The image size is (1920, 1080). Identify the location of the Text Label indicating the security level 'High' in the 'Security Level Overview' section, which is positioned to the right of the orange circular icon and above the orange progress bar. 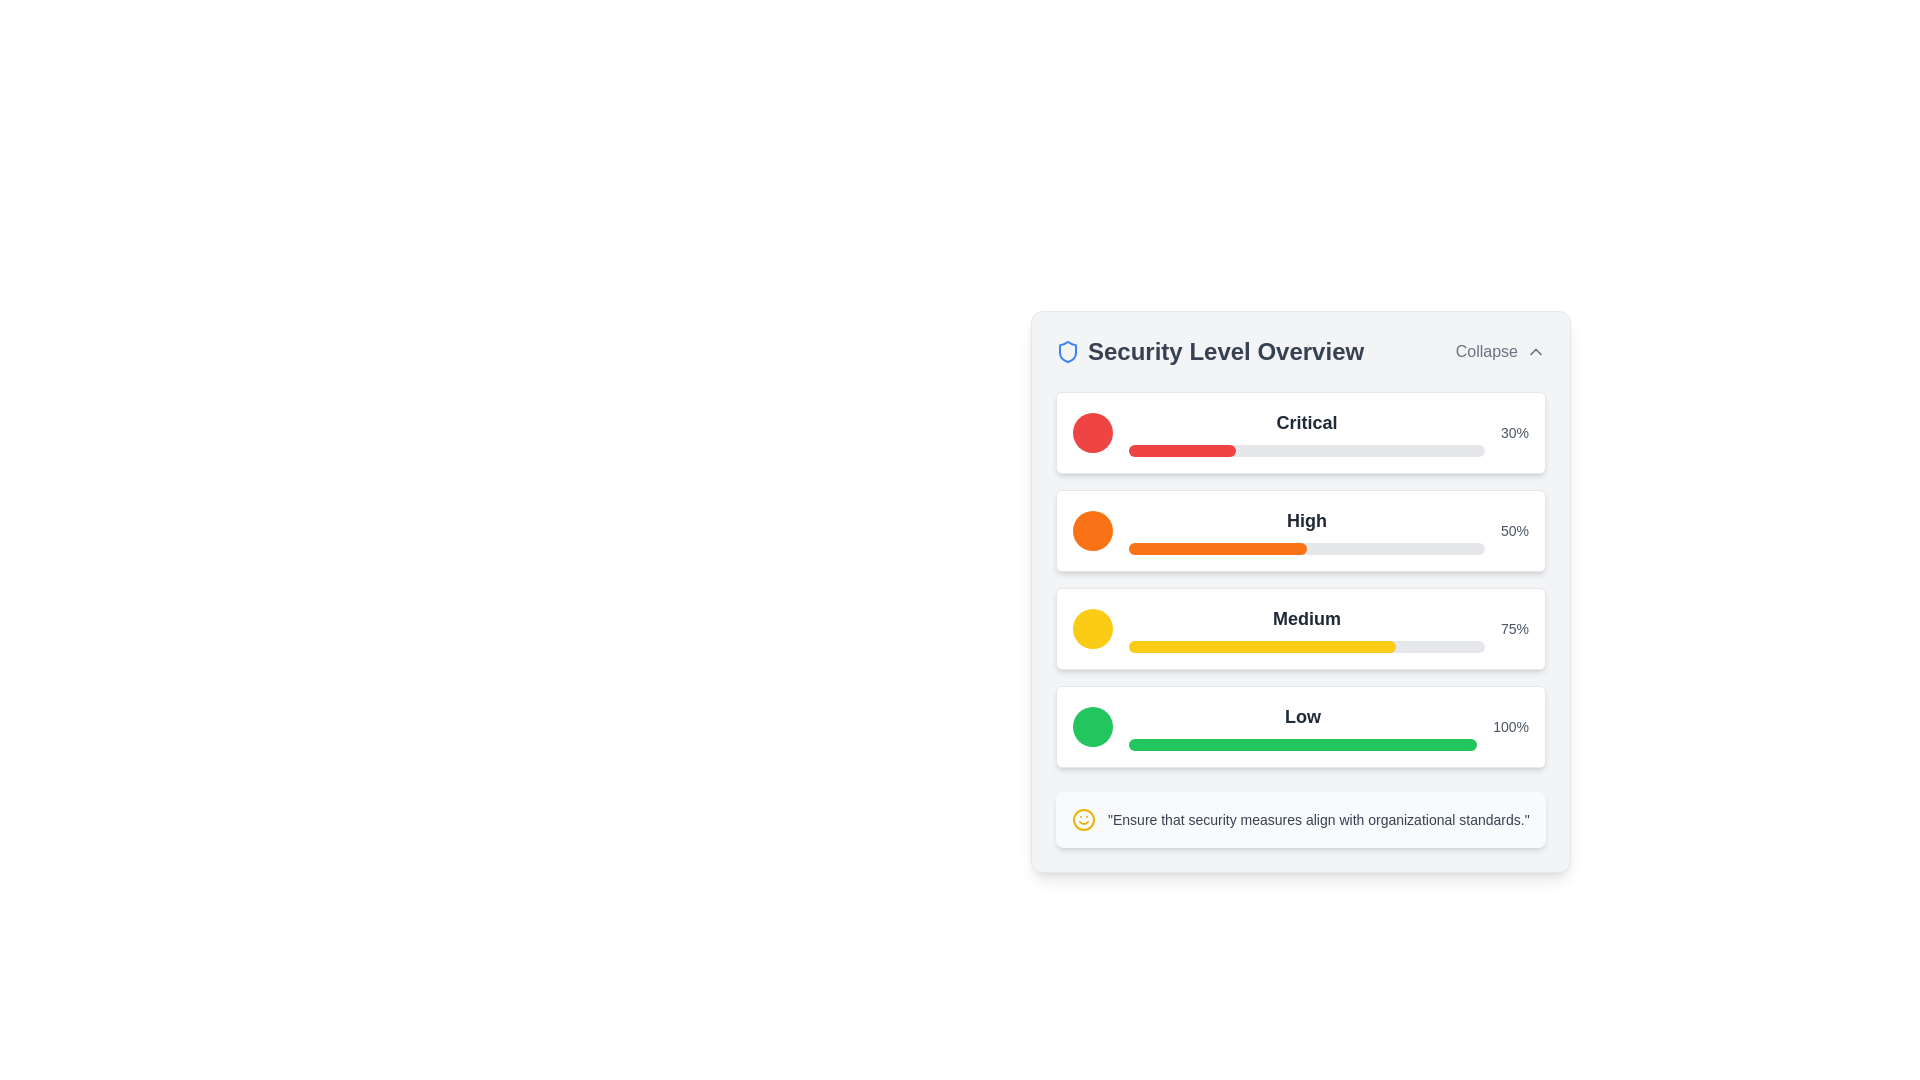
(1306, 519).